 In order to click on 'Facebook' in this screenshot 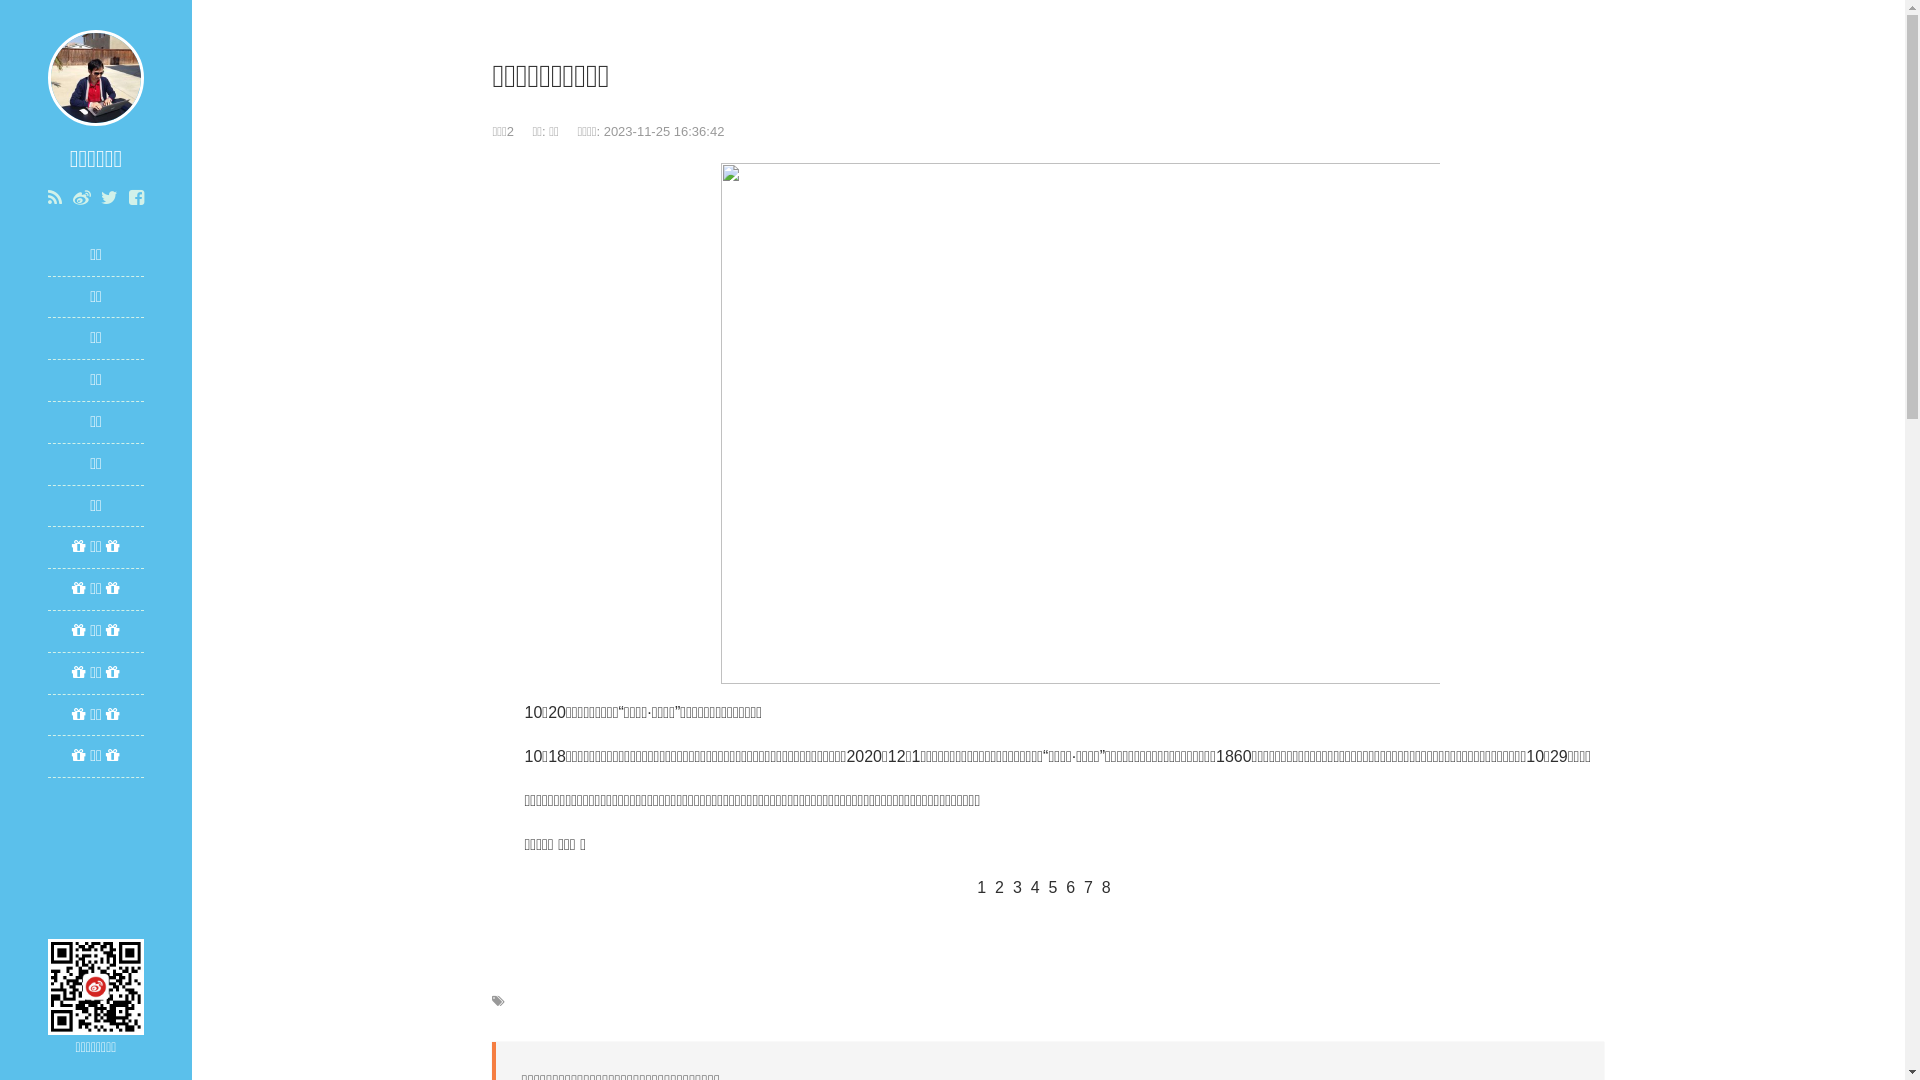, I will do `click(135, 197)`.